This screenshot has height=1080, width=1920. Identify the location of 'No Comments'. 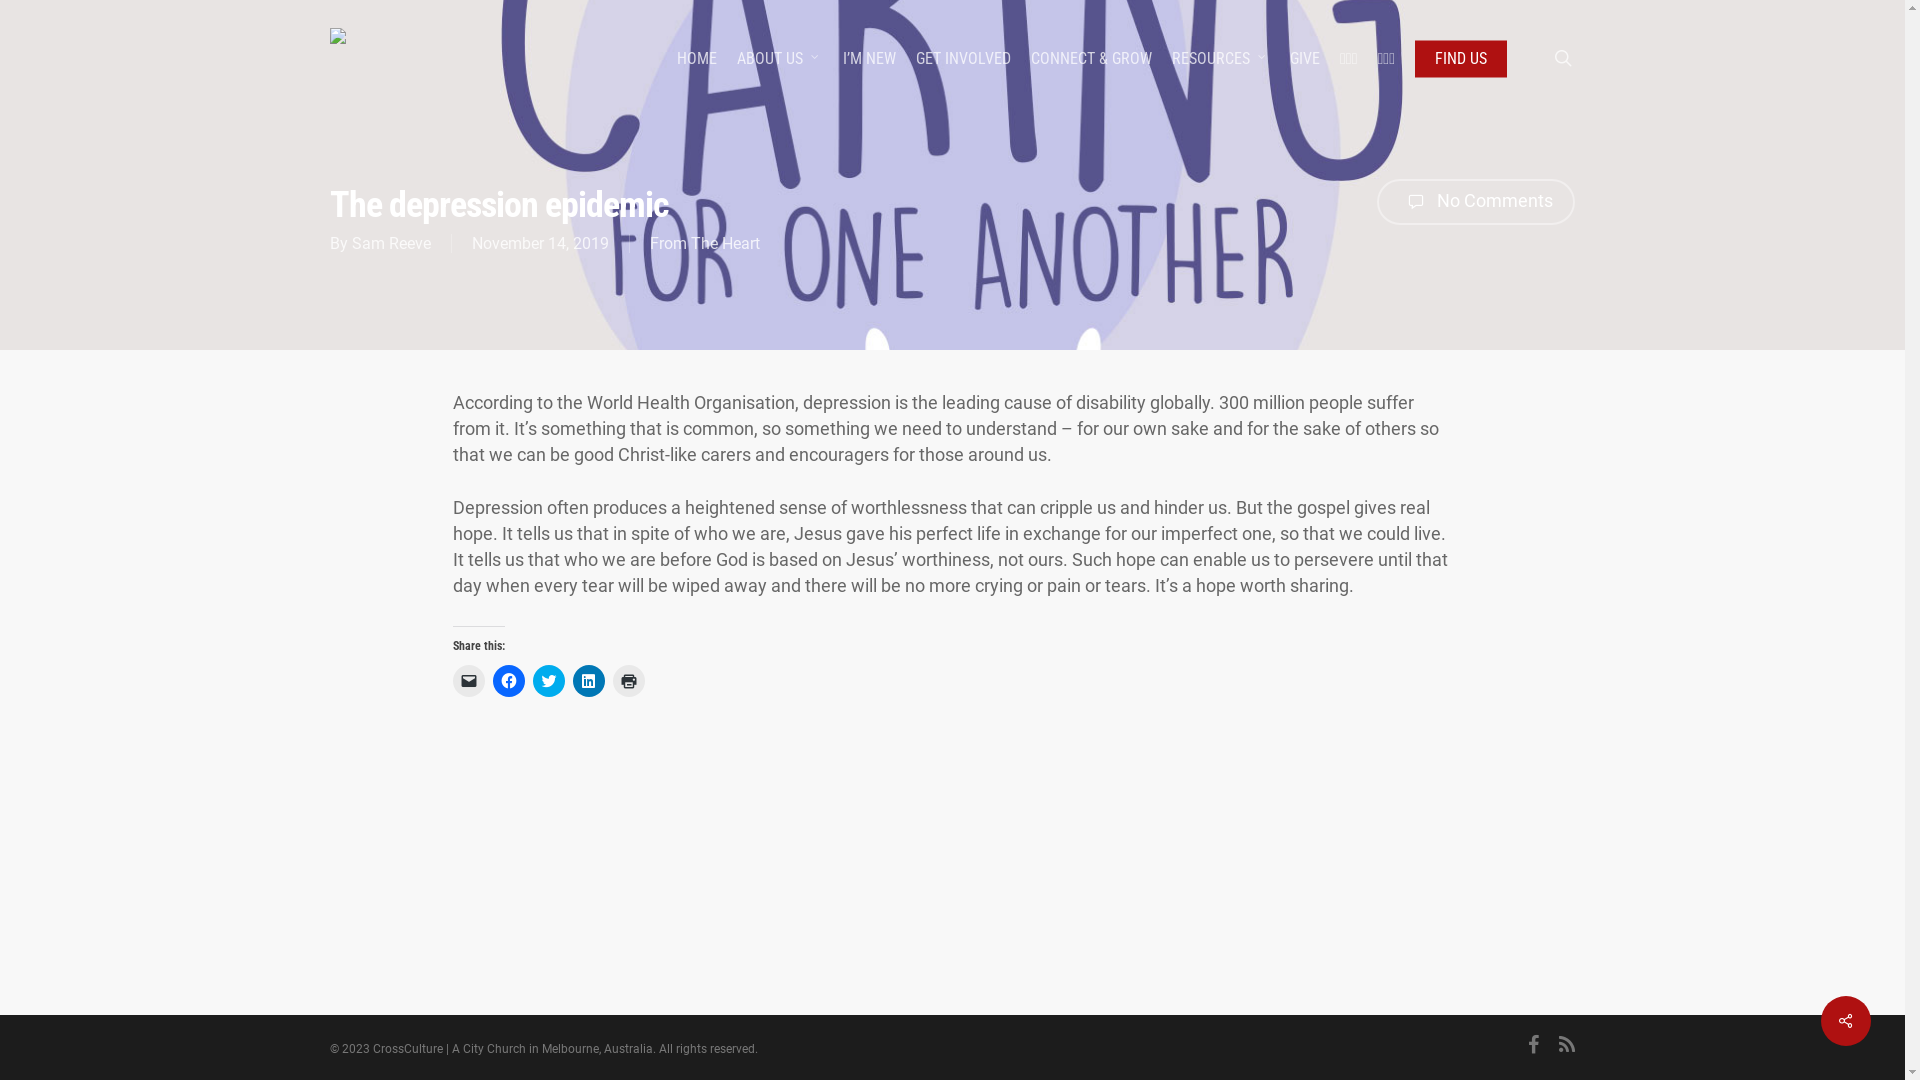
(1476, 201).